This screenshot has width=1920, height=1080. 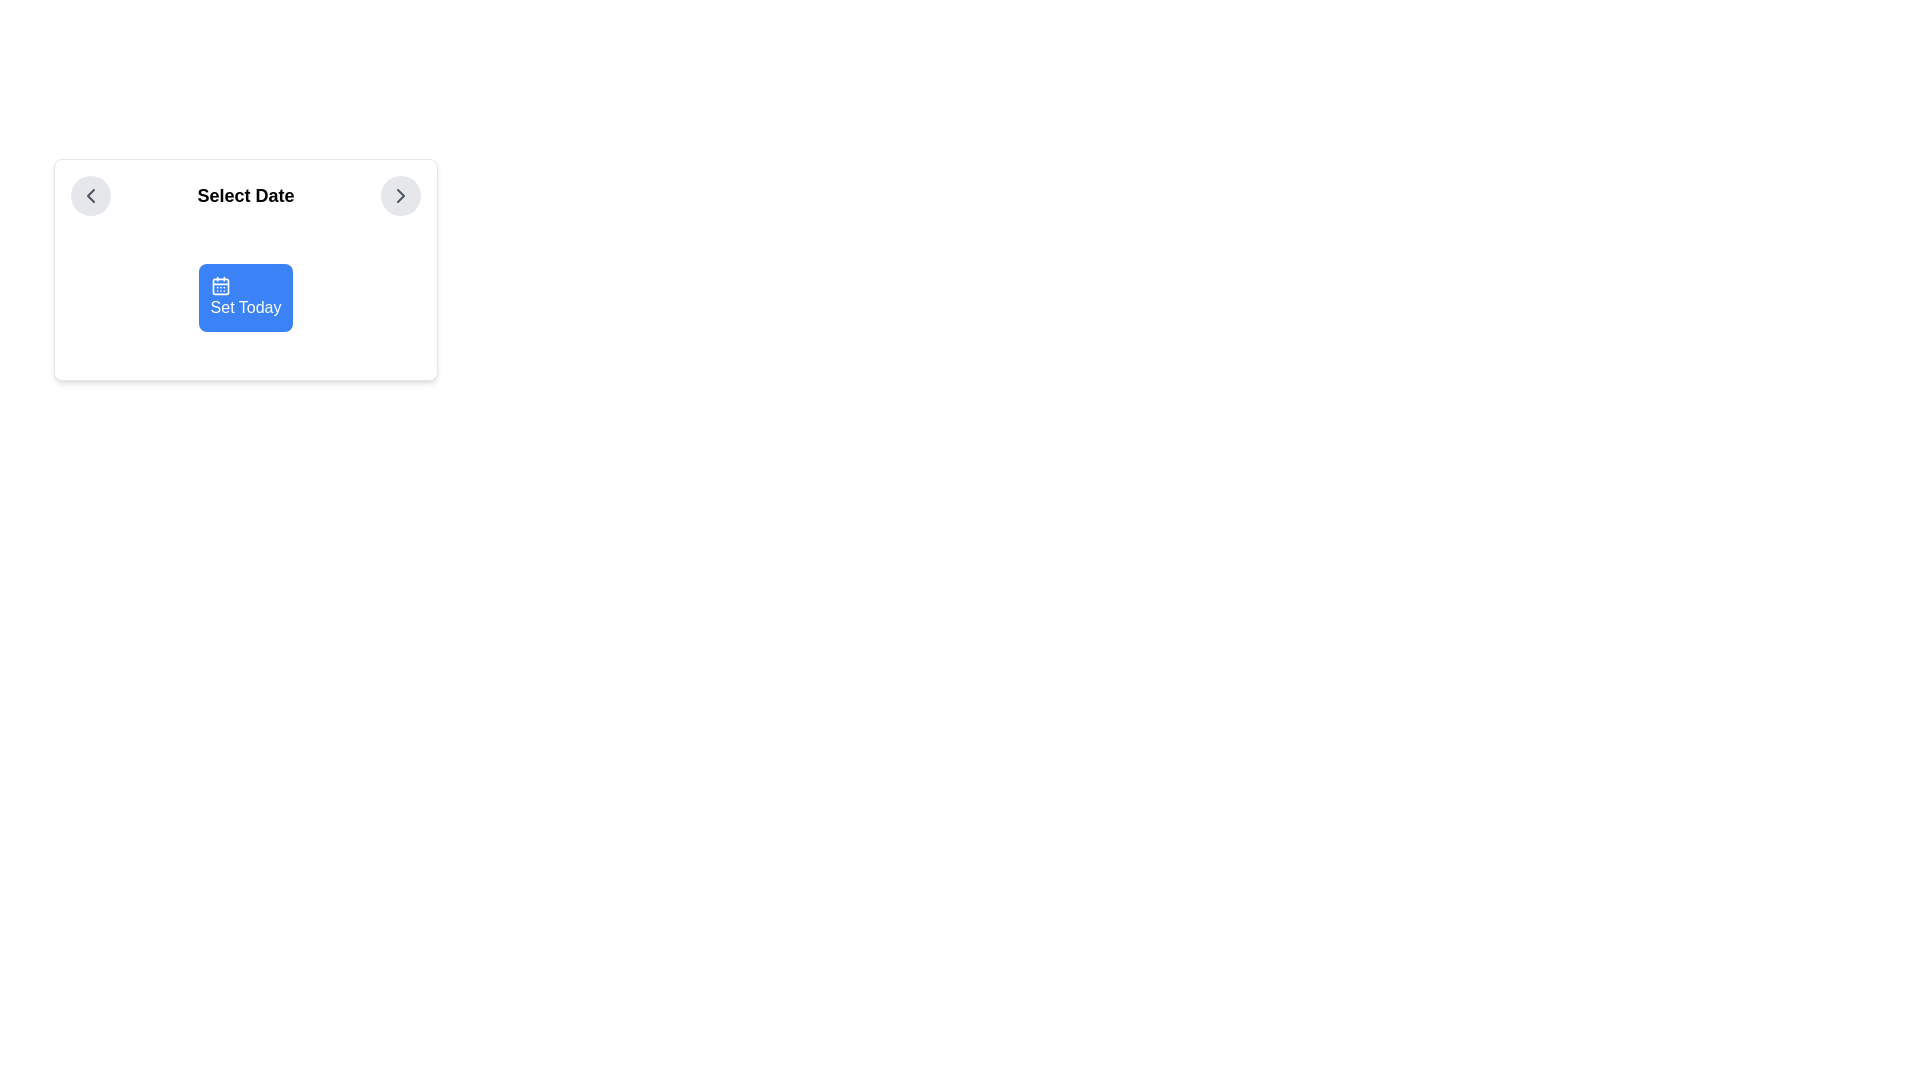 What do you see at coordinates (244, 270) in the screenshot?
I see `the button that sets the date to the current day, located below the 'Select Date' text` at bounding box center [244, 270].